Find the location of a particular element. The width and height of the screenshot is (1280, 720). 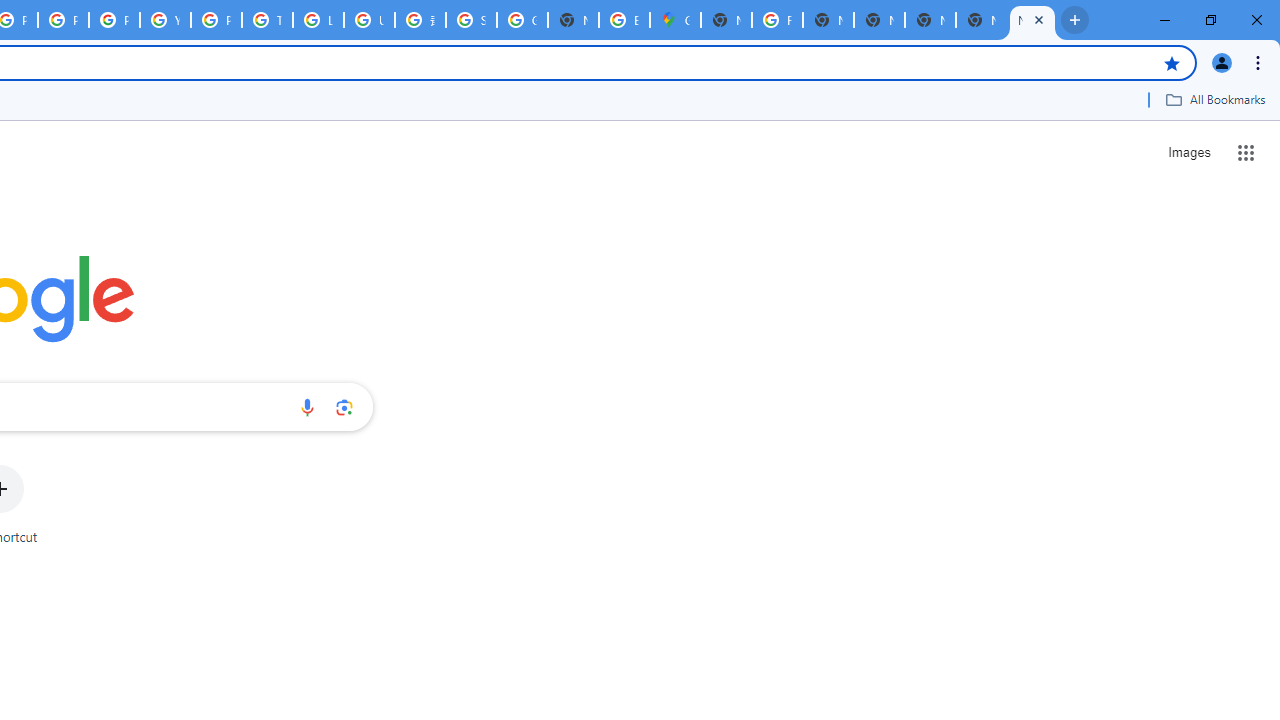

'All Bookmarks' is located at coordinates (1214, 99).